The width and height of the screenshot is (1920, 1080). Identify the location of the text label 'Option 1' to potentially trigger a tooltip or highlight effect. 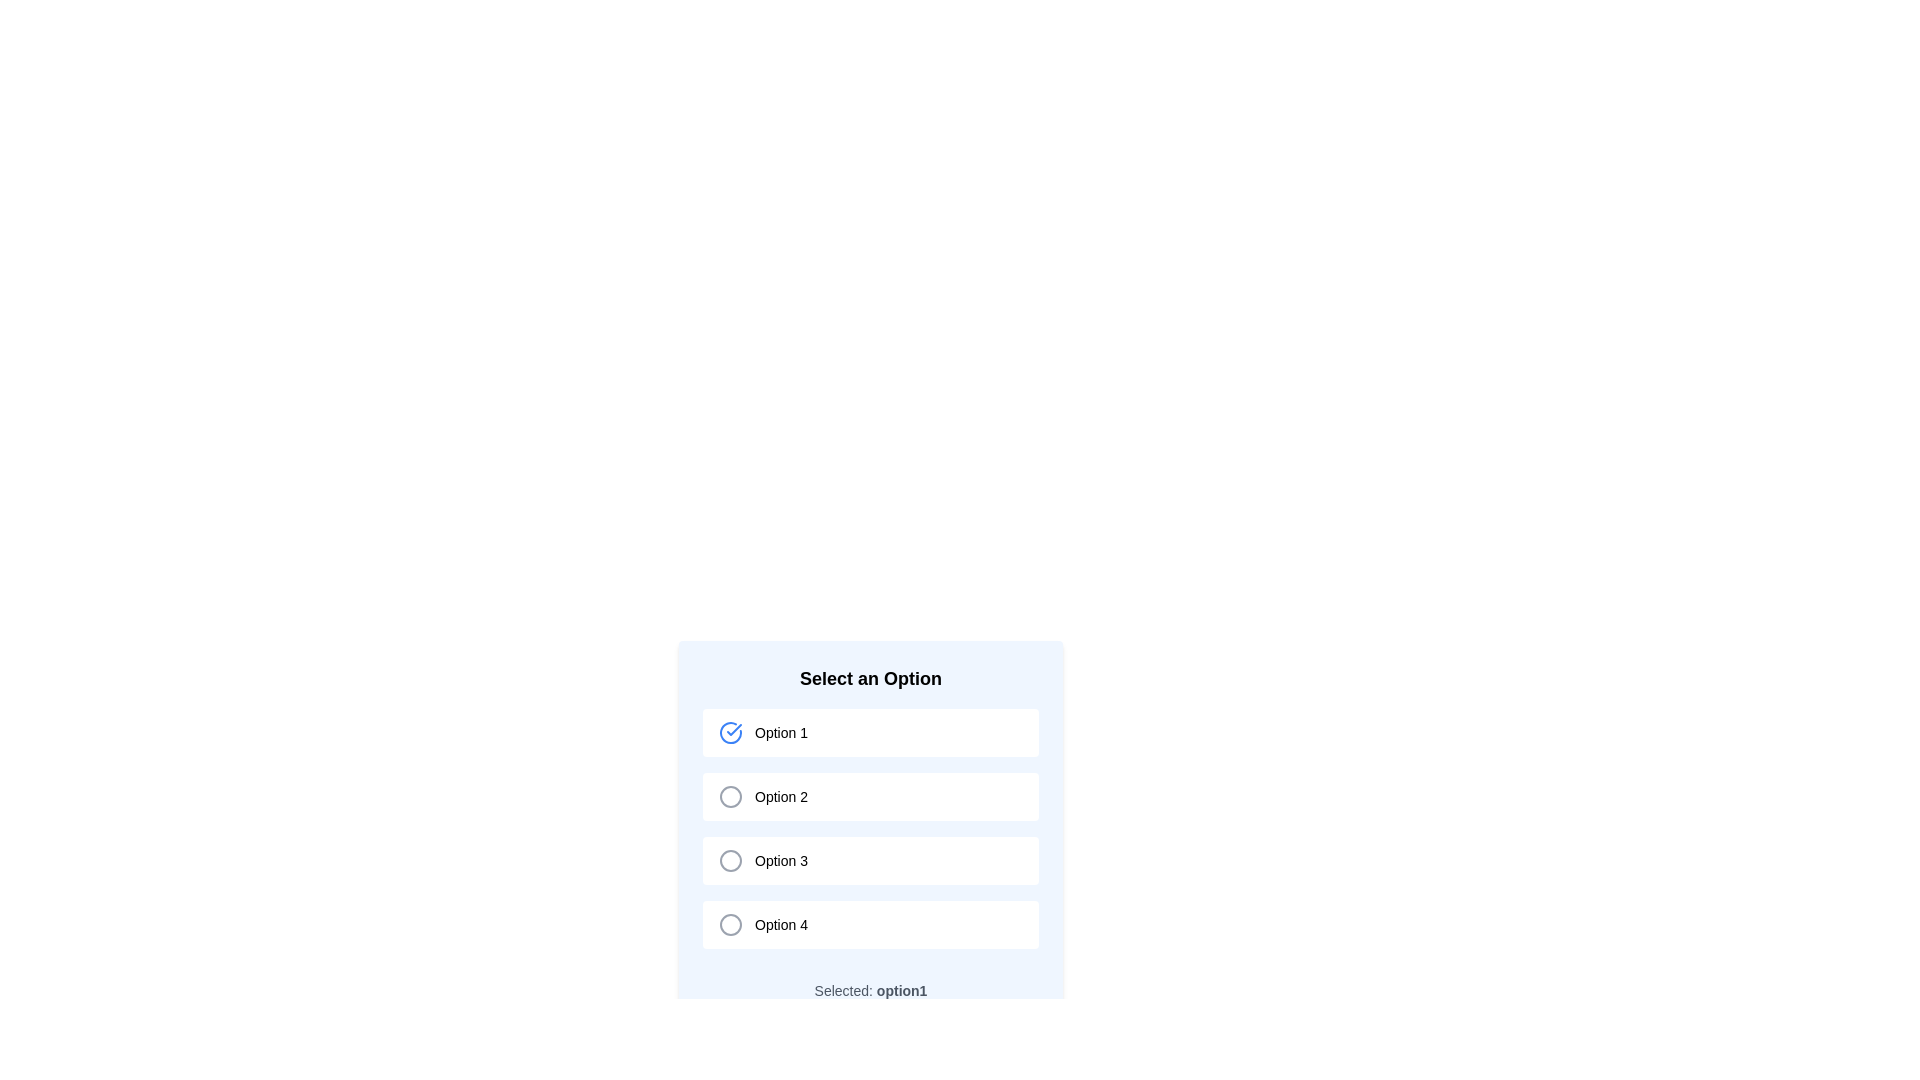
(780, 732).